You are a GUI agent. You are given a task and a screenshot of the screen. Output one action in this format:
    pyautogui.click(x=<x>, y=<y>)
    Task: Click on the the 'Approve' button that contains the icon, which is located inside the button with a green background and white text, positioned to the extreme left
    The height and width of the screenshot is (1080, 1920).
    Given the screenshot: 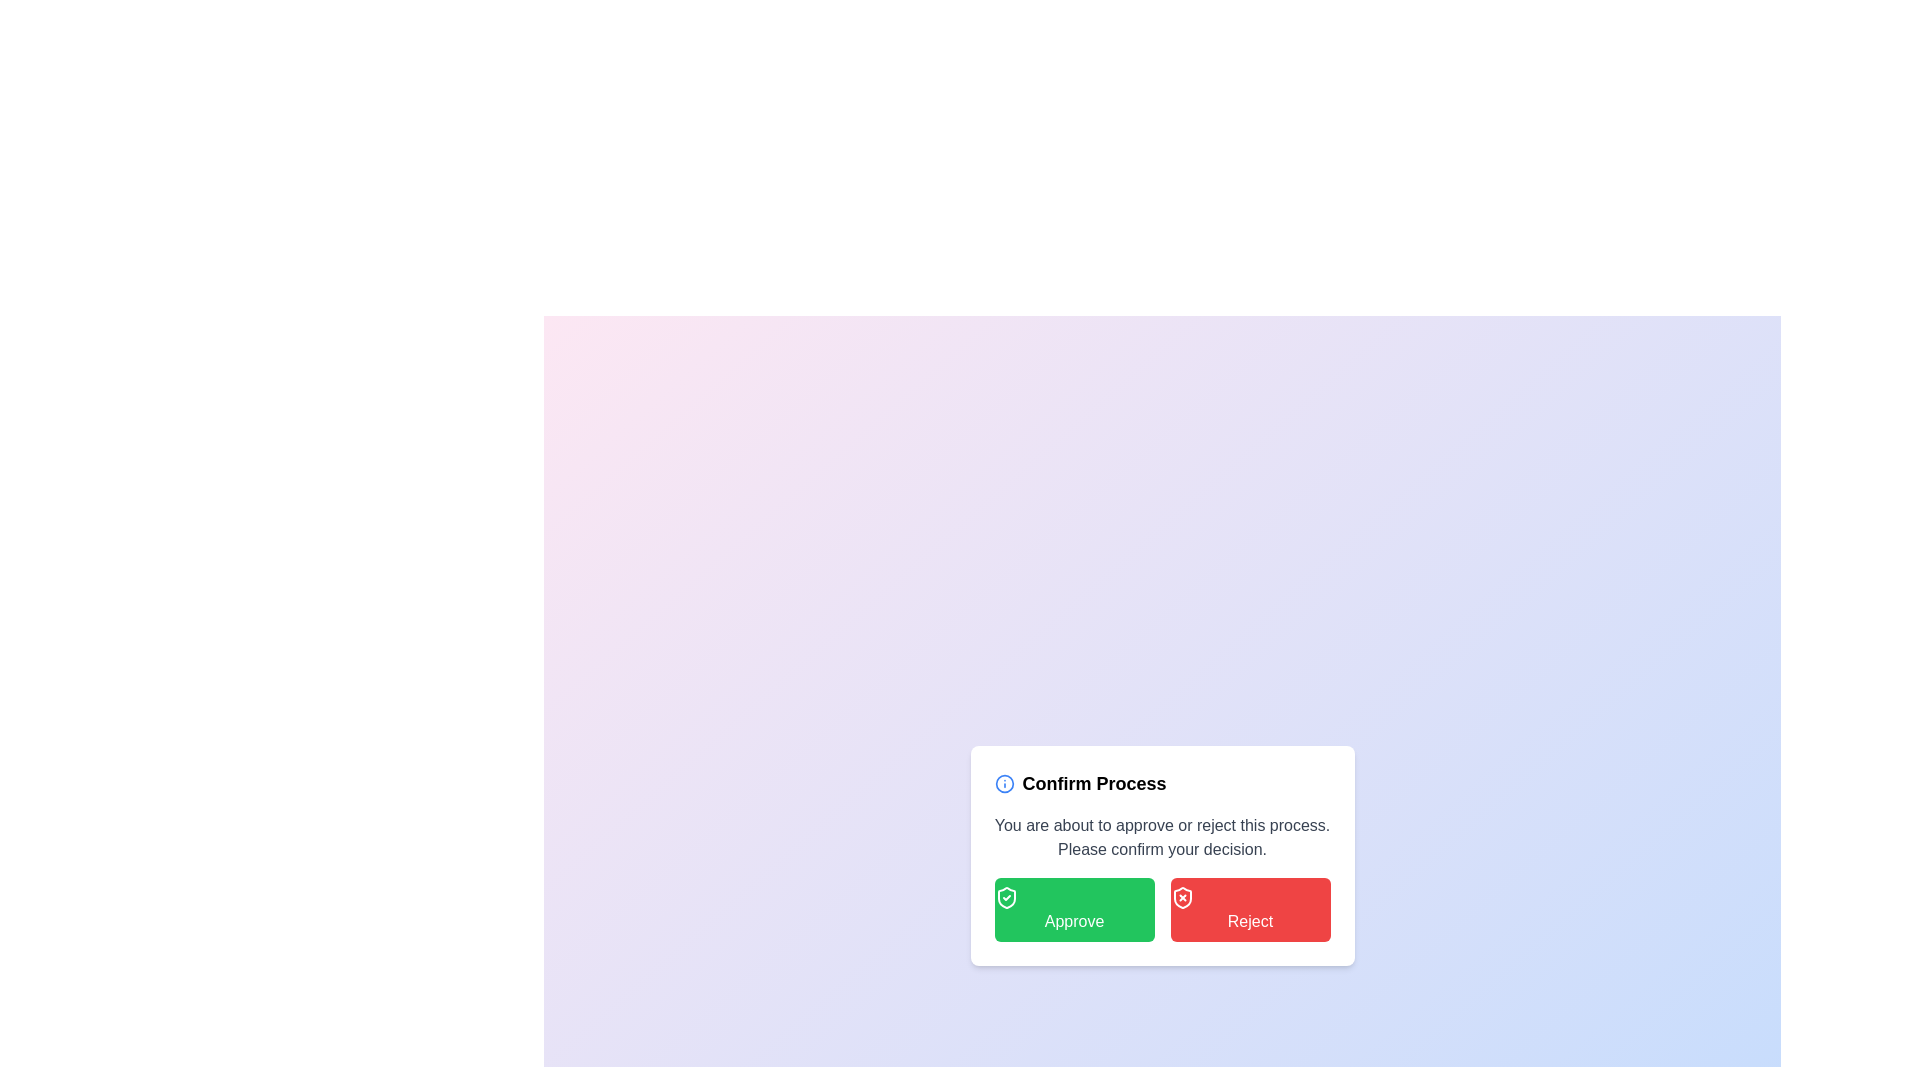 What is the action you would take?
    pyautogui.click(x=1006, y=897)
    